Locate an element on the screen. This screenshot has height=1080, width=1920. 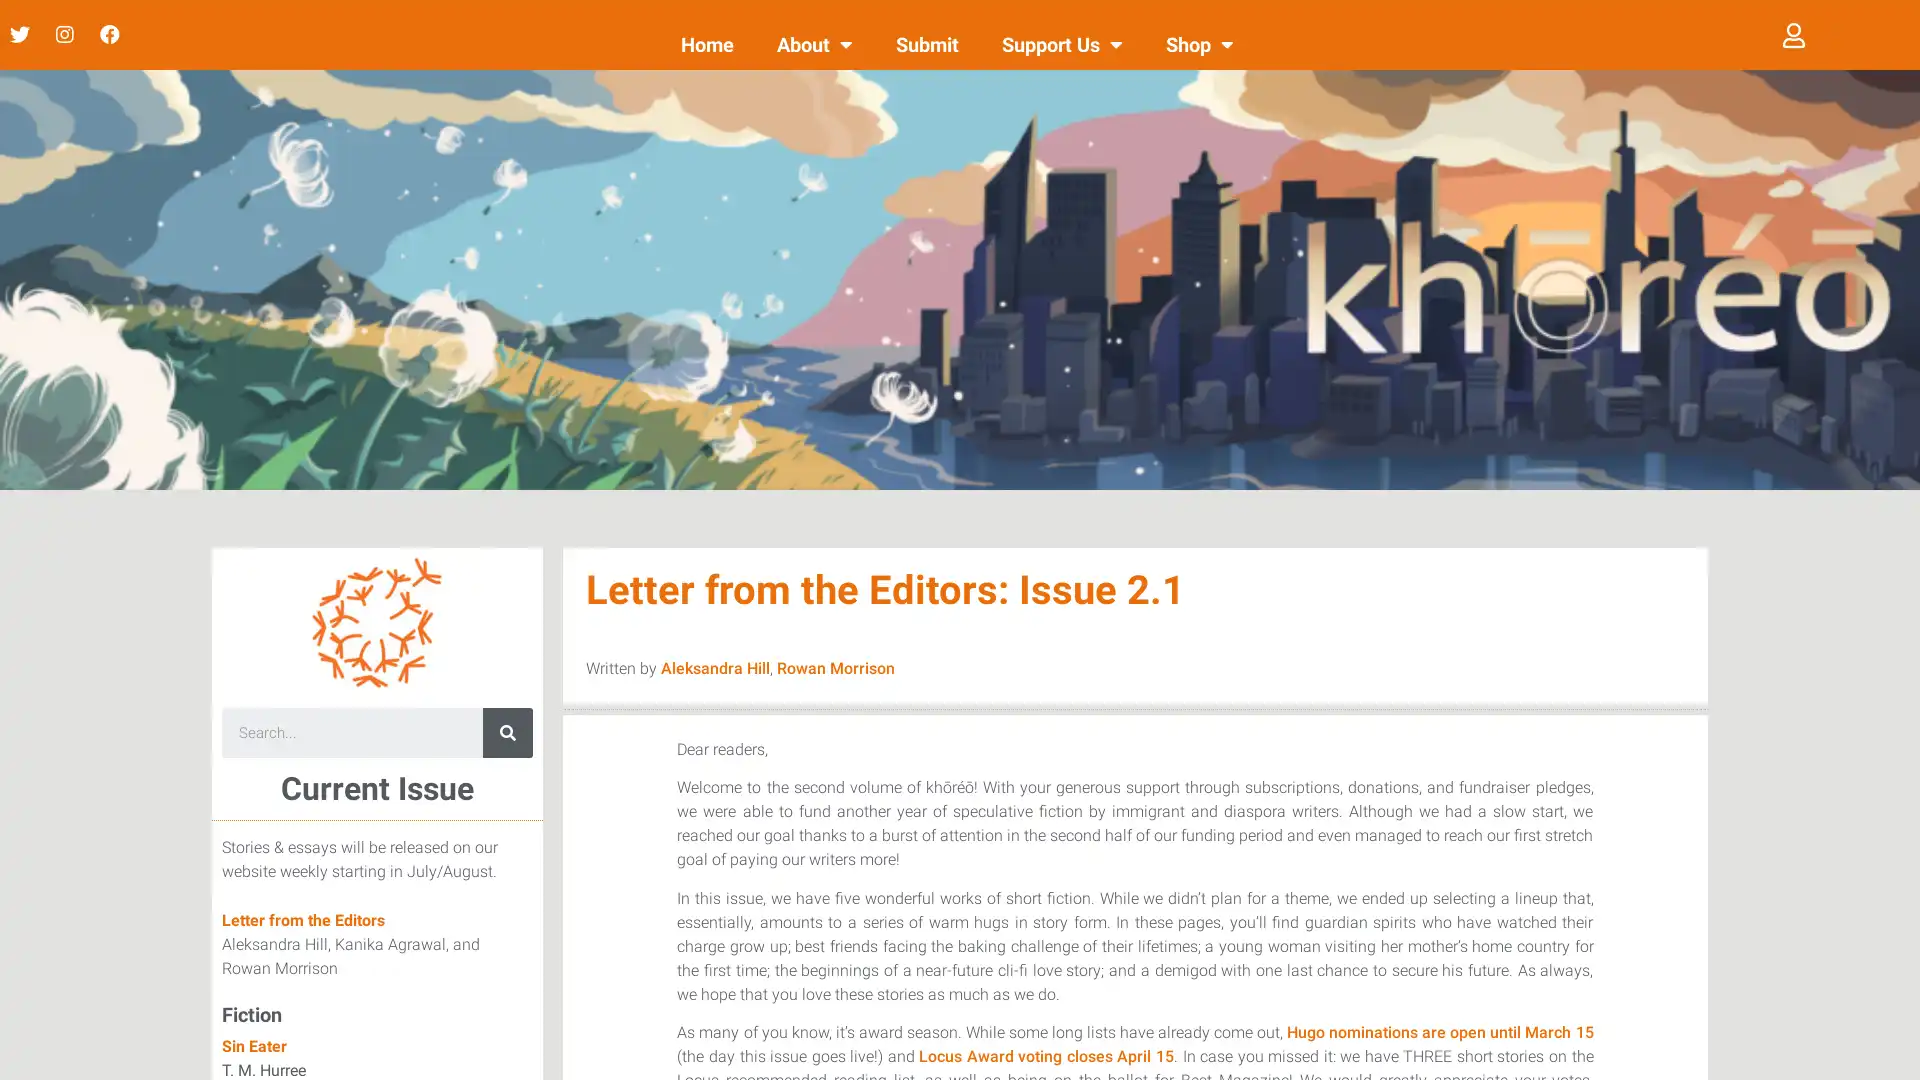
Search is located at coordinates (507, 732).